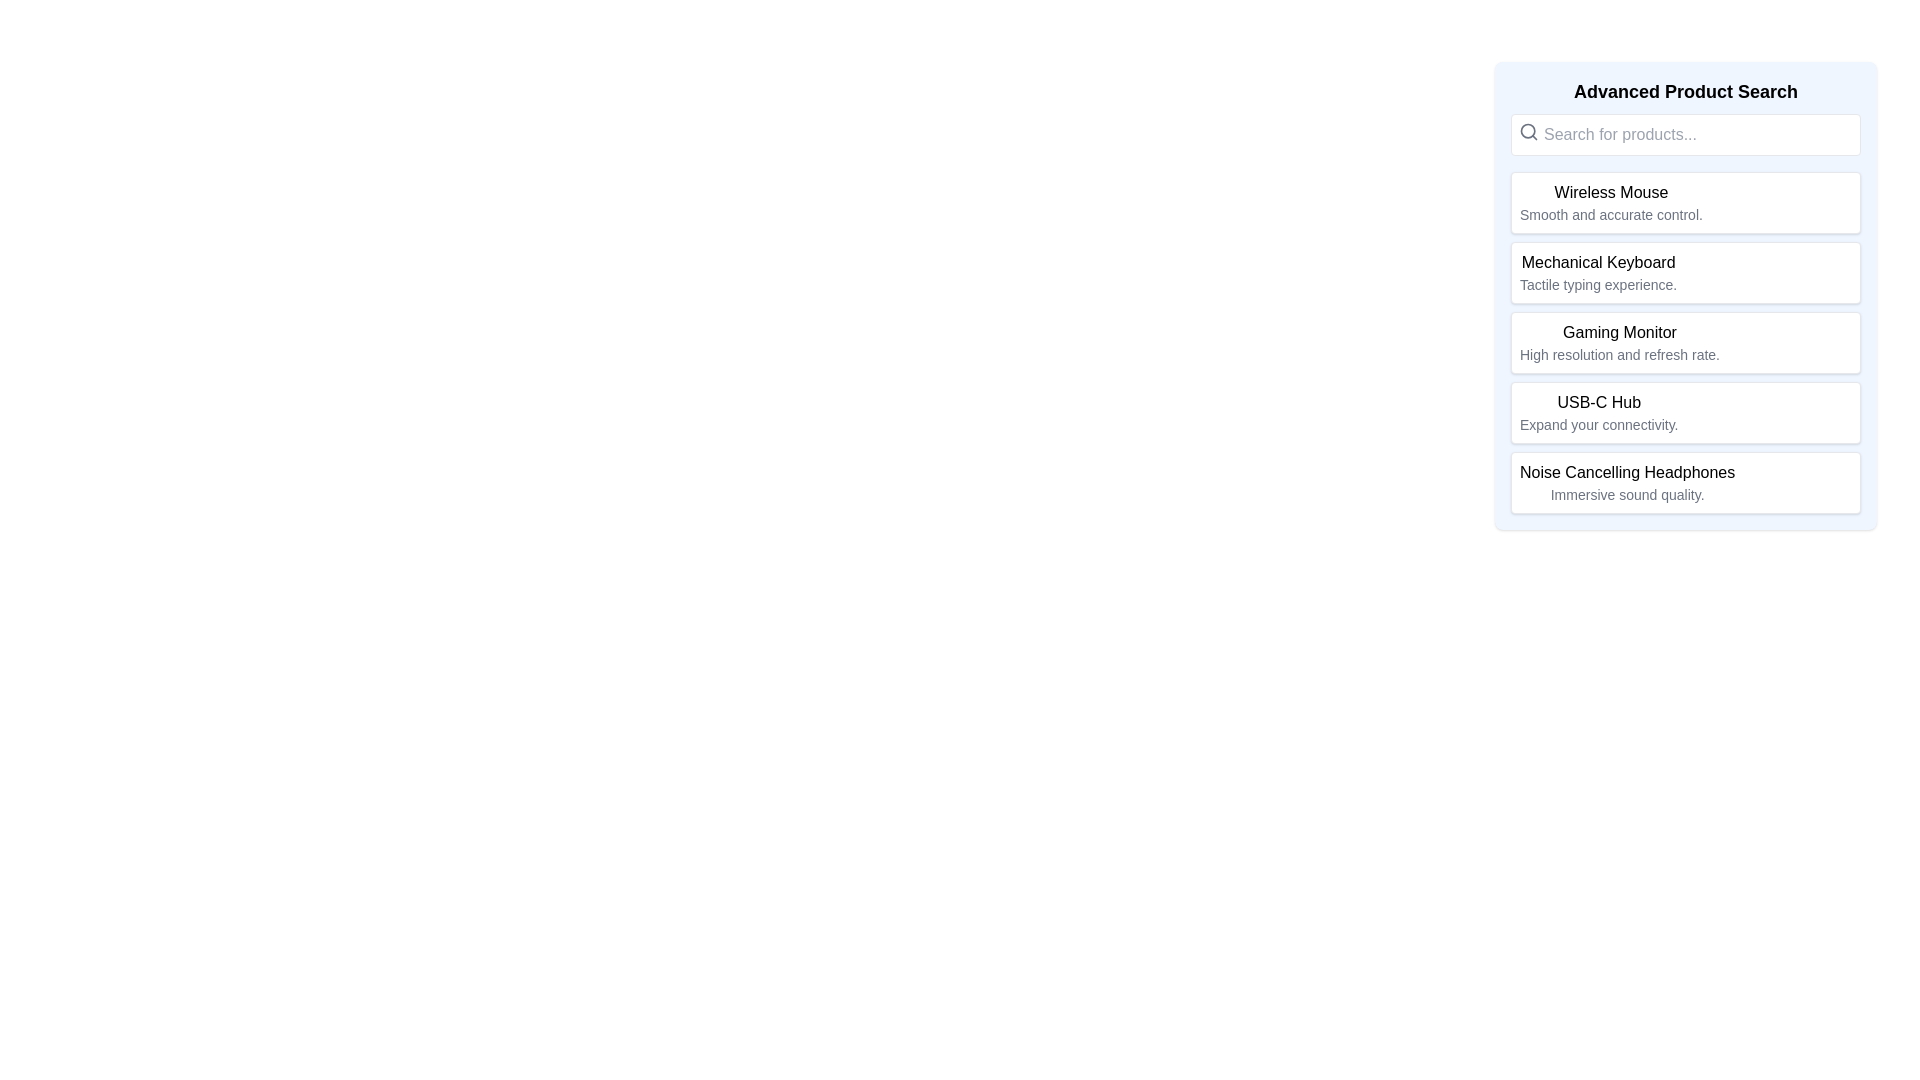  Describe the element at coordinates (1684, 342) in the screenshot. I see `the third card in the 'Advanced Product Search' section, which displays 'Gaming Monitor' in bold and has a white background with rounded edges` at that location.